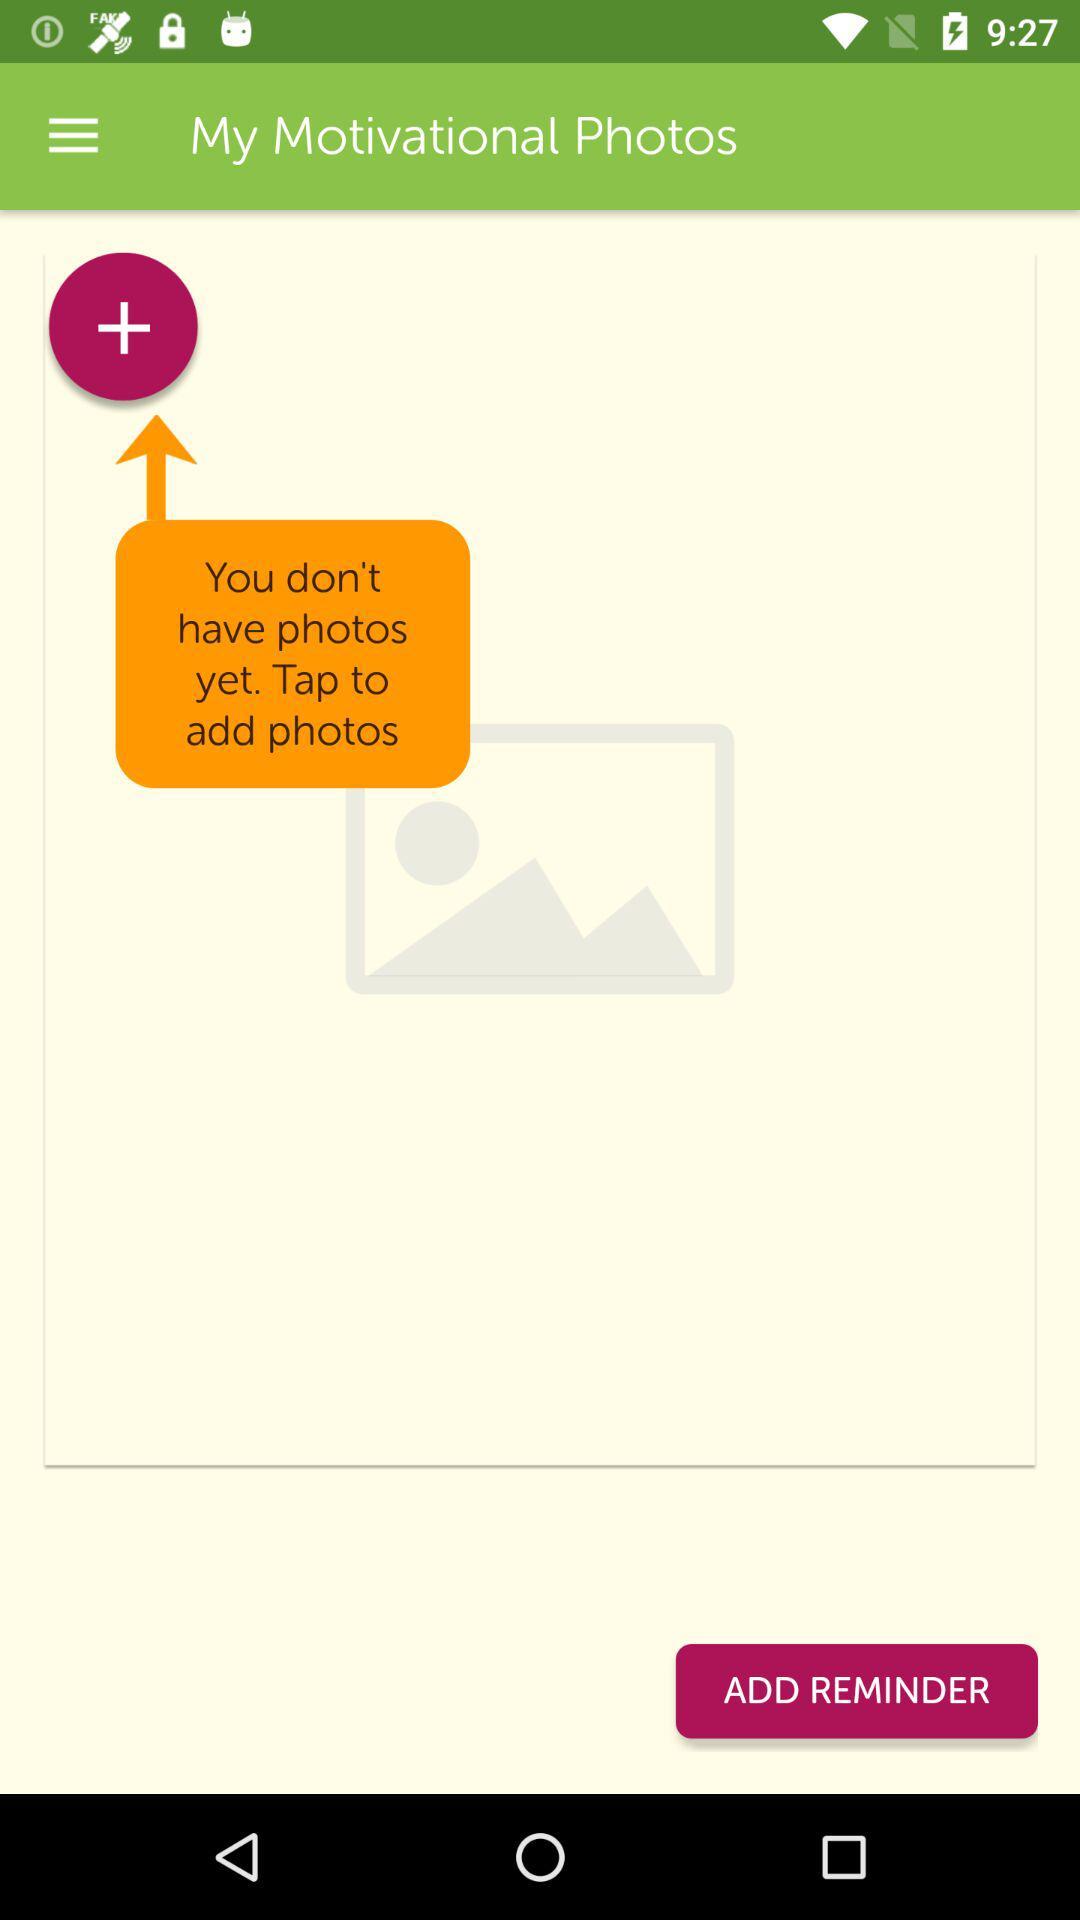 The width and height of the screenshot is (1080, 1920). Describe the element at coordinates (855, 1690) in the screenshot. I see `the add reminder icon` at that location.